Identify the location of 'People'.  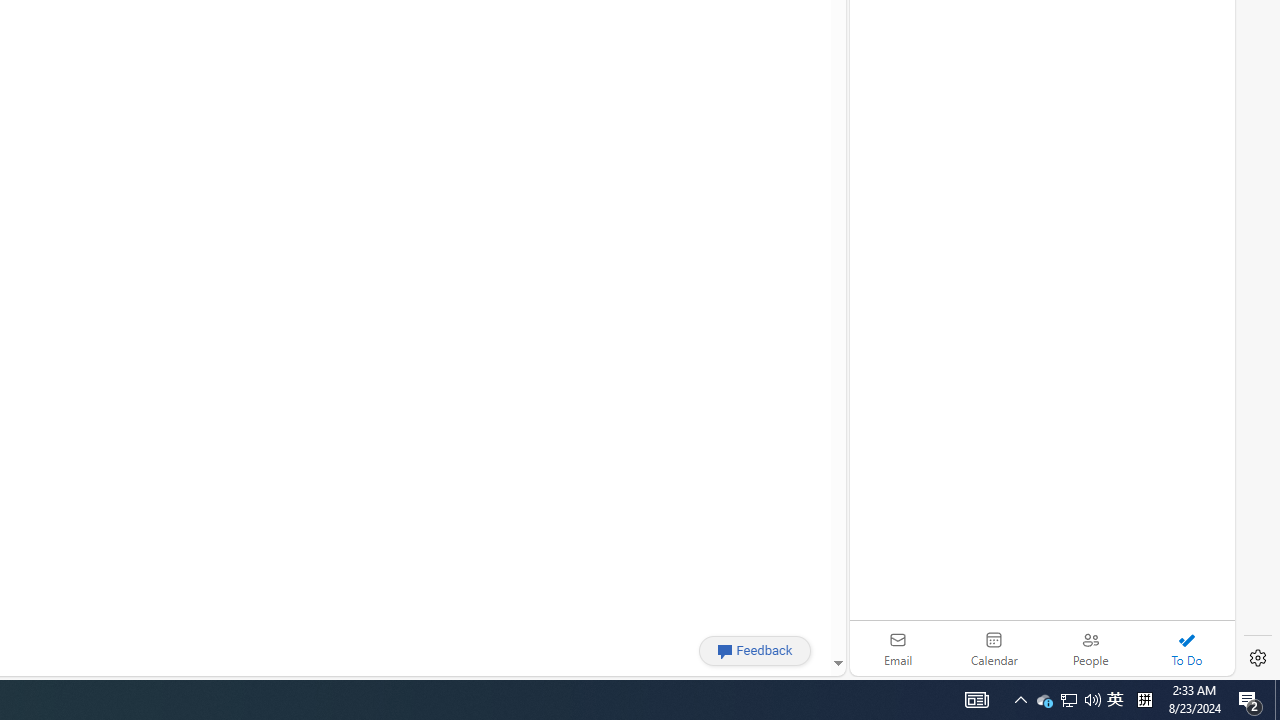
(1089, 648).